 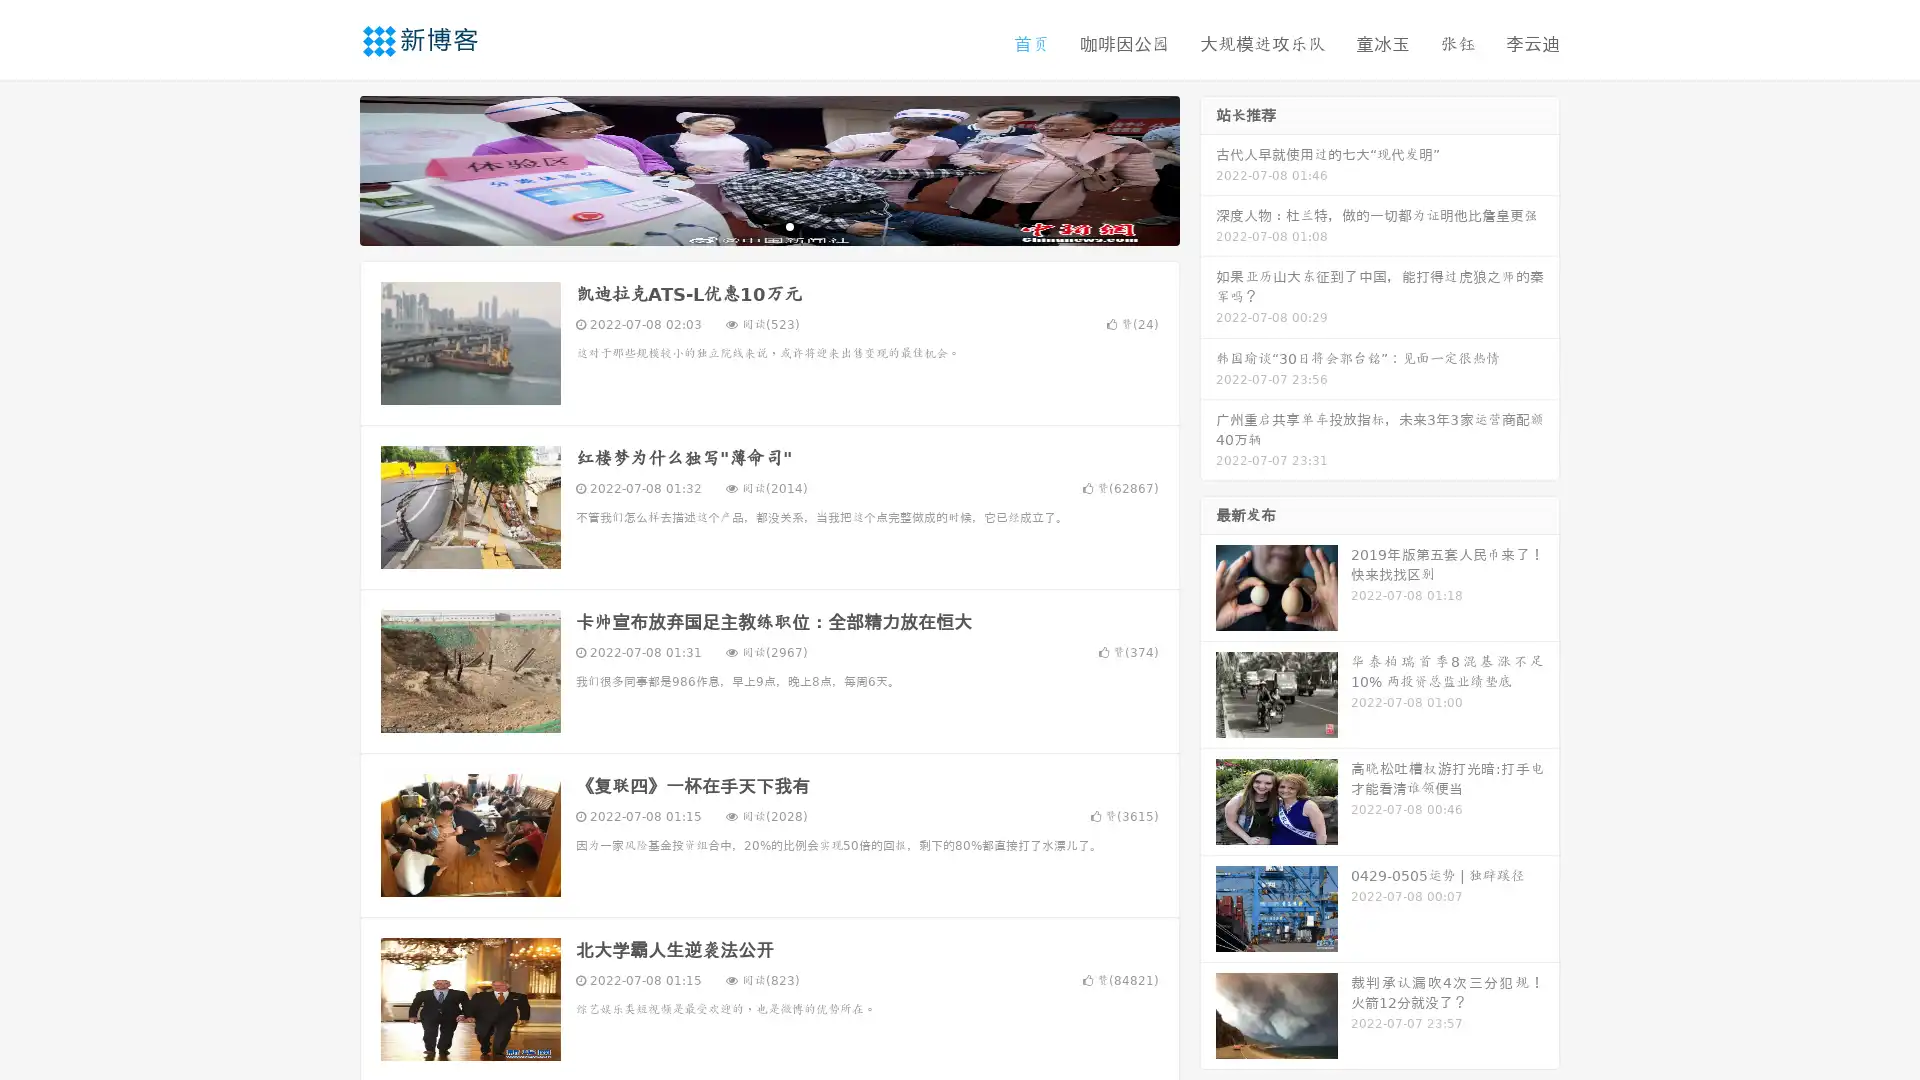 What do you see at coordinates (768, 225) in the screenshot?
I see `Go to slide 2` at bounding box center [768, 225].